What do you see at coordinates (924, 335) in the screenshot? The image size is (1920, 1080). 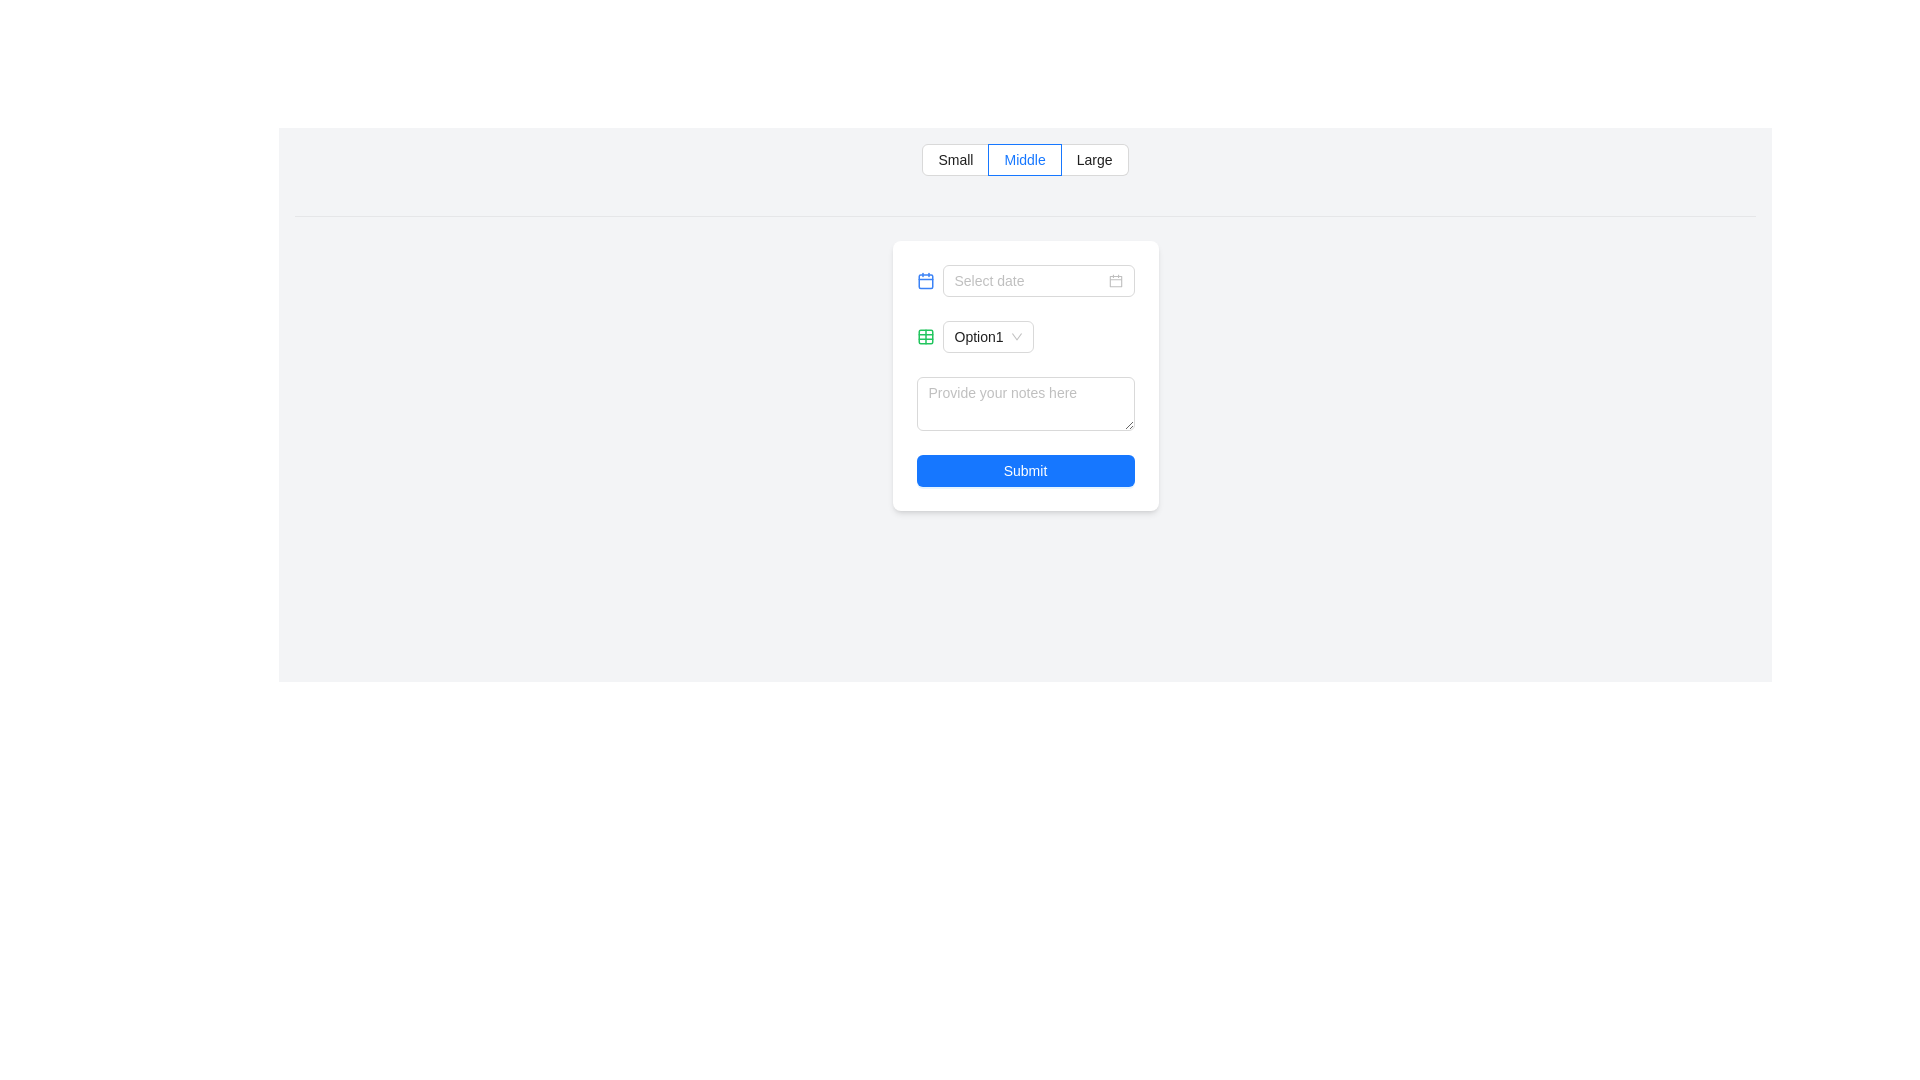 I see `the SVG vector graphic representation of a cell within the second row and first column of the table layout, located to the left of the 'Option1' dropdown` at bounding box center [924, 335].